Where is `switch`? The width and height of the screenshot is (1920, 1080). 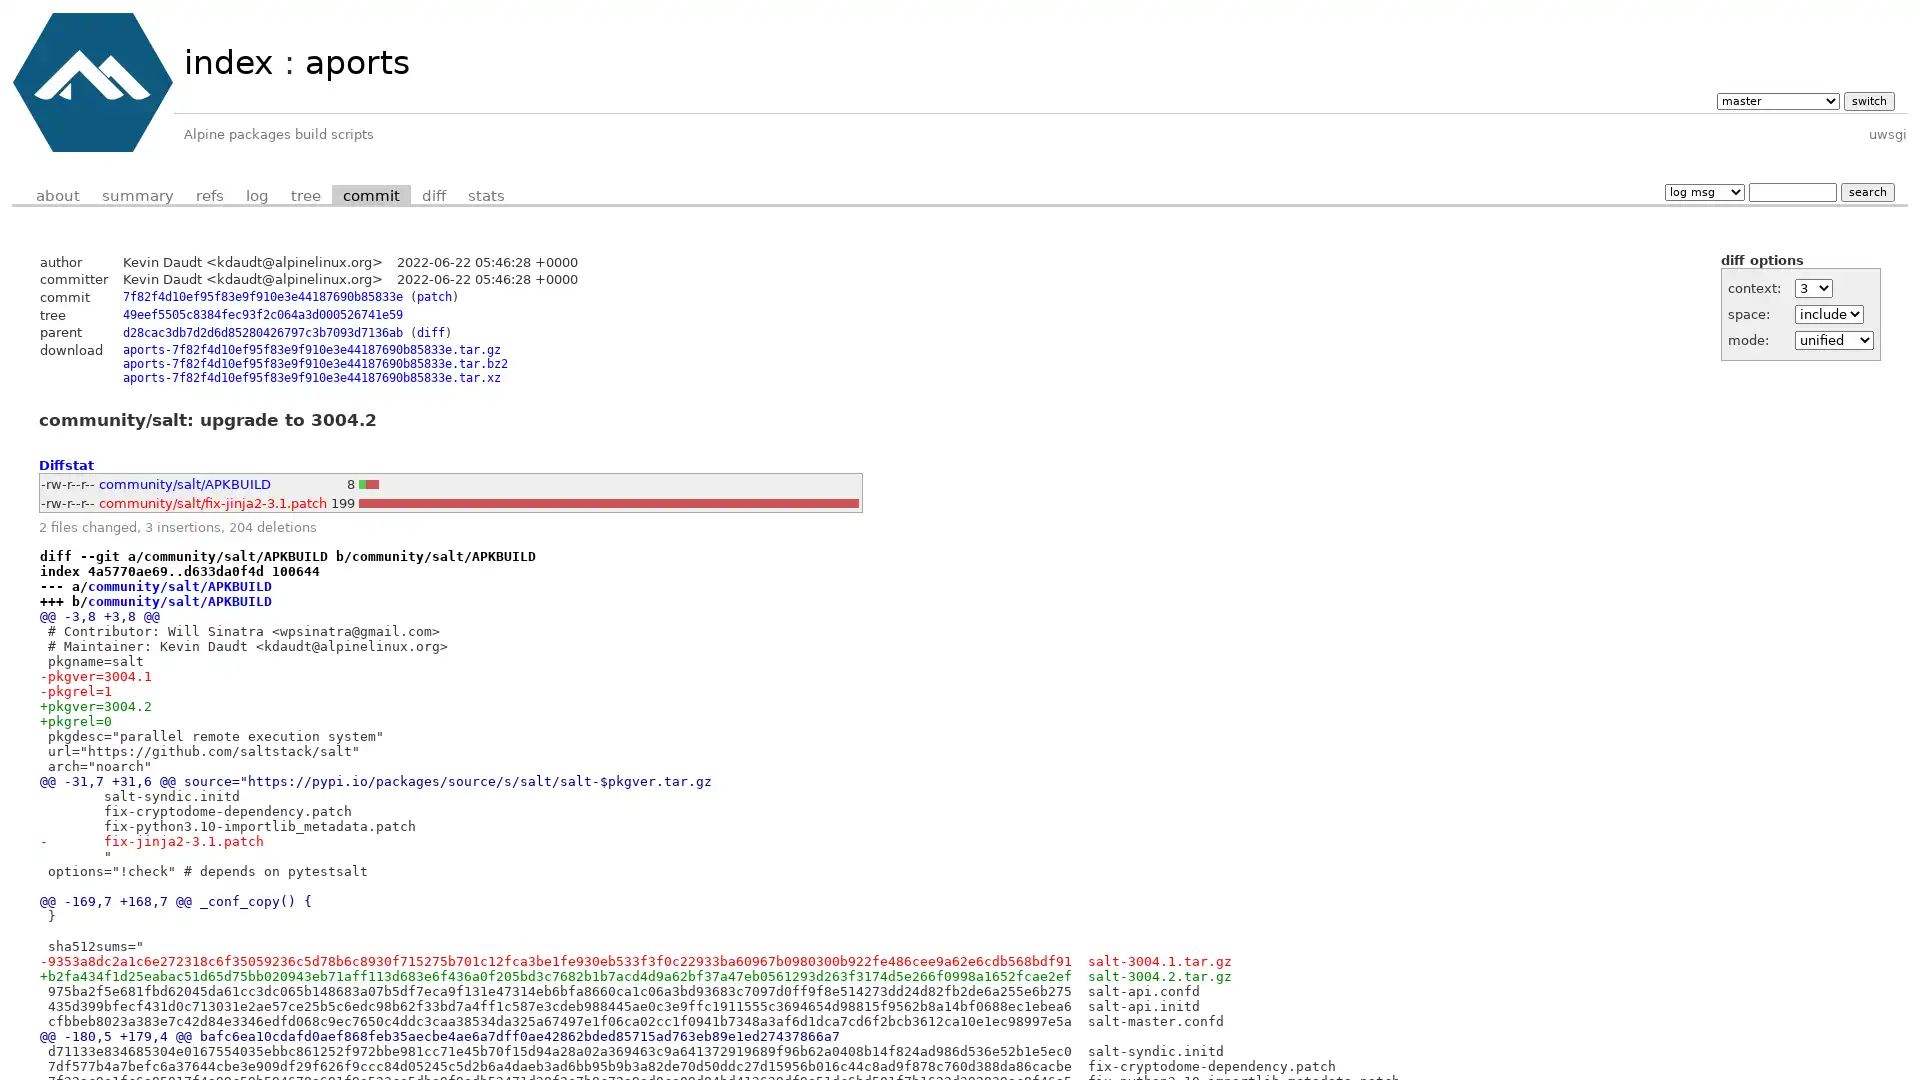 switch is located at coordinates (1867, 100).